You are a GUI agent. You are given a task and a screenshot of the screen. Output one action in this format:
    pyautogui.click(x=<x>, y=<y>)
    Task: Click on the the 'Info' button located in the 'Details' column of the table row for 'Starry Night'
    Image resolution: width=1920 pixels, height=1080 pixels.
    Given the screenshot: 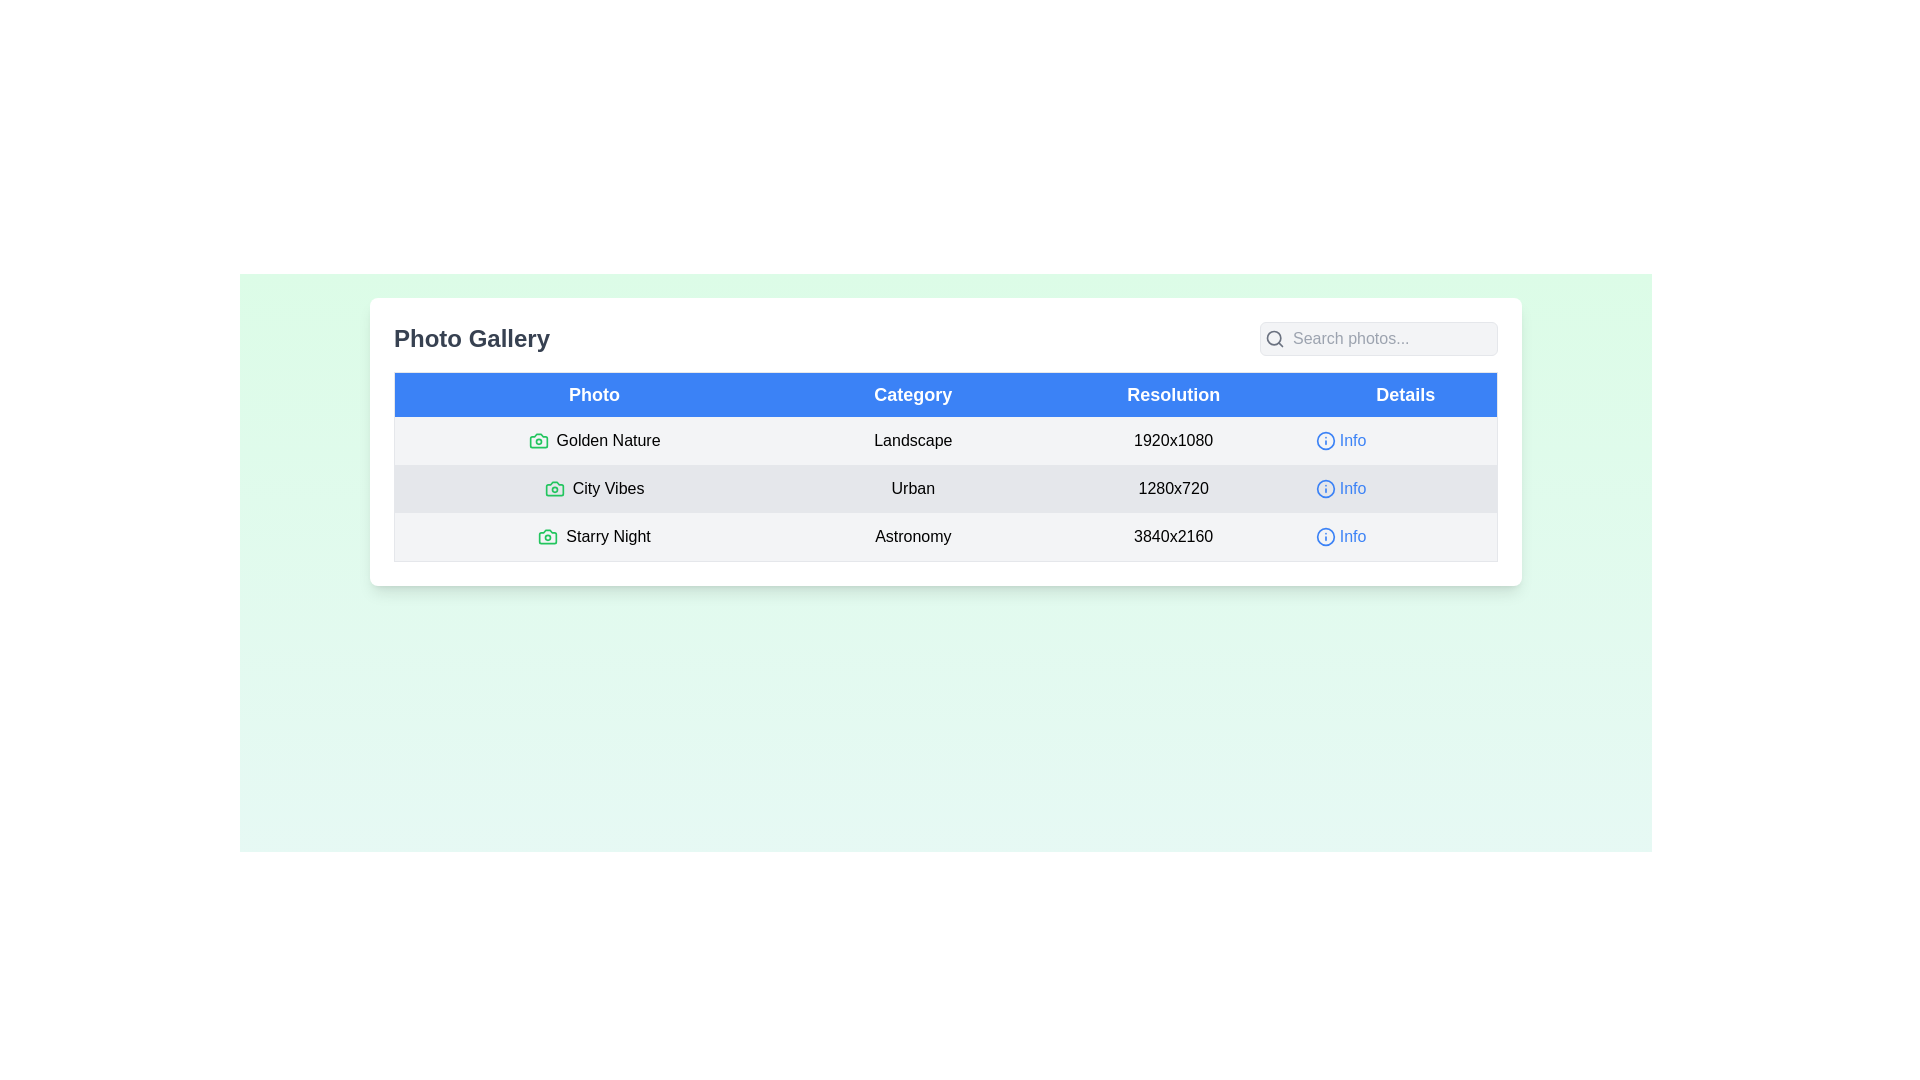 What is the action you would take?
    pyautogui.click(x=1341, y=535)
    